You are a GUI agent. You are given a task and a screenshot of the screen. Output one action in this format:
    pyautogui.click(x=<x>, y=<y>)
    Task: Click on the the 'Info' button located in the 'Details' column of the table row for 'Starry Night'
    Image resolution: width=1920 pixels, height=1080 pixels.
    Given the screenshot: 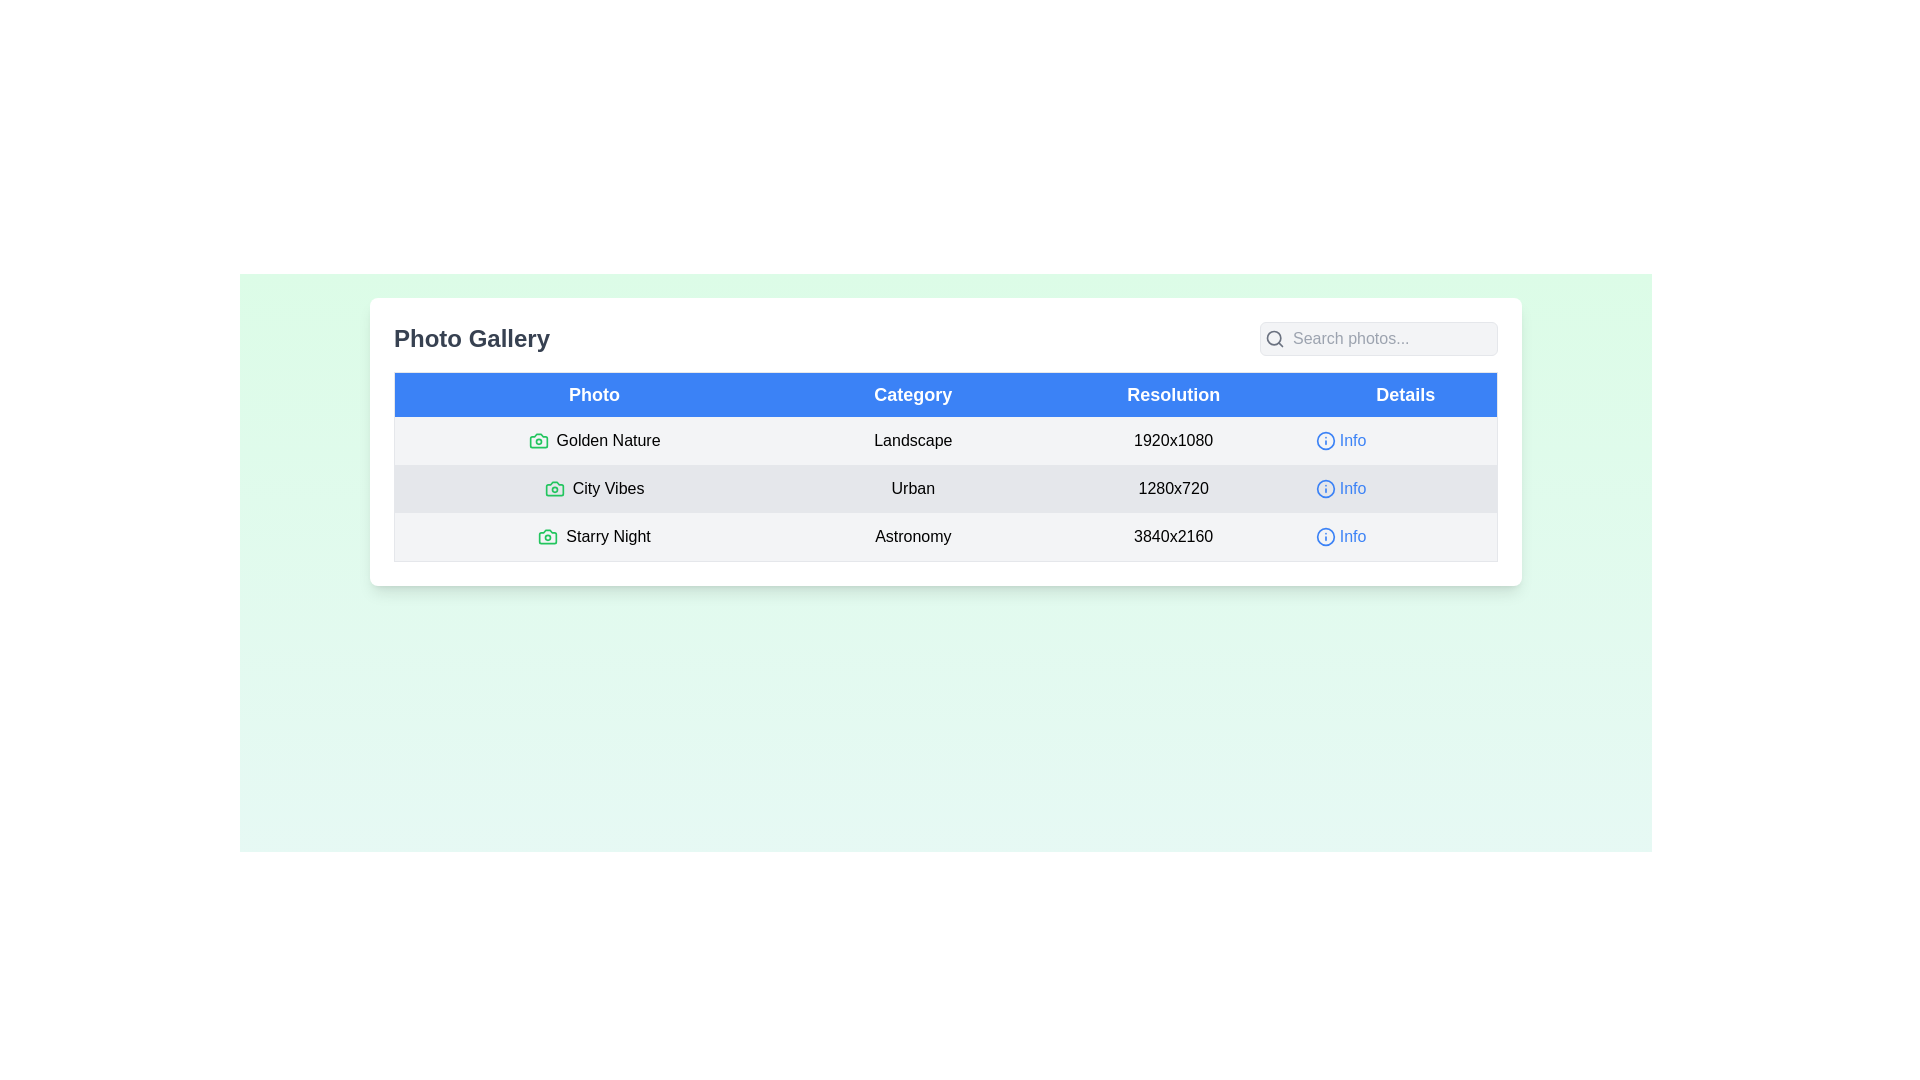 What is the action you would take?
    pyautogui.click(x=1341, y=535)
    